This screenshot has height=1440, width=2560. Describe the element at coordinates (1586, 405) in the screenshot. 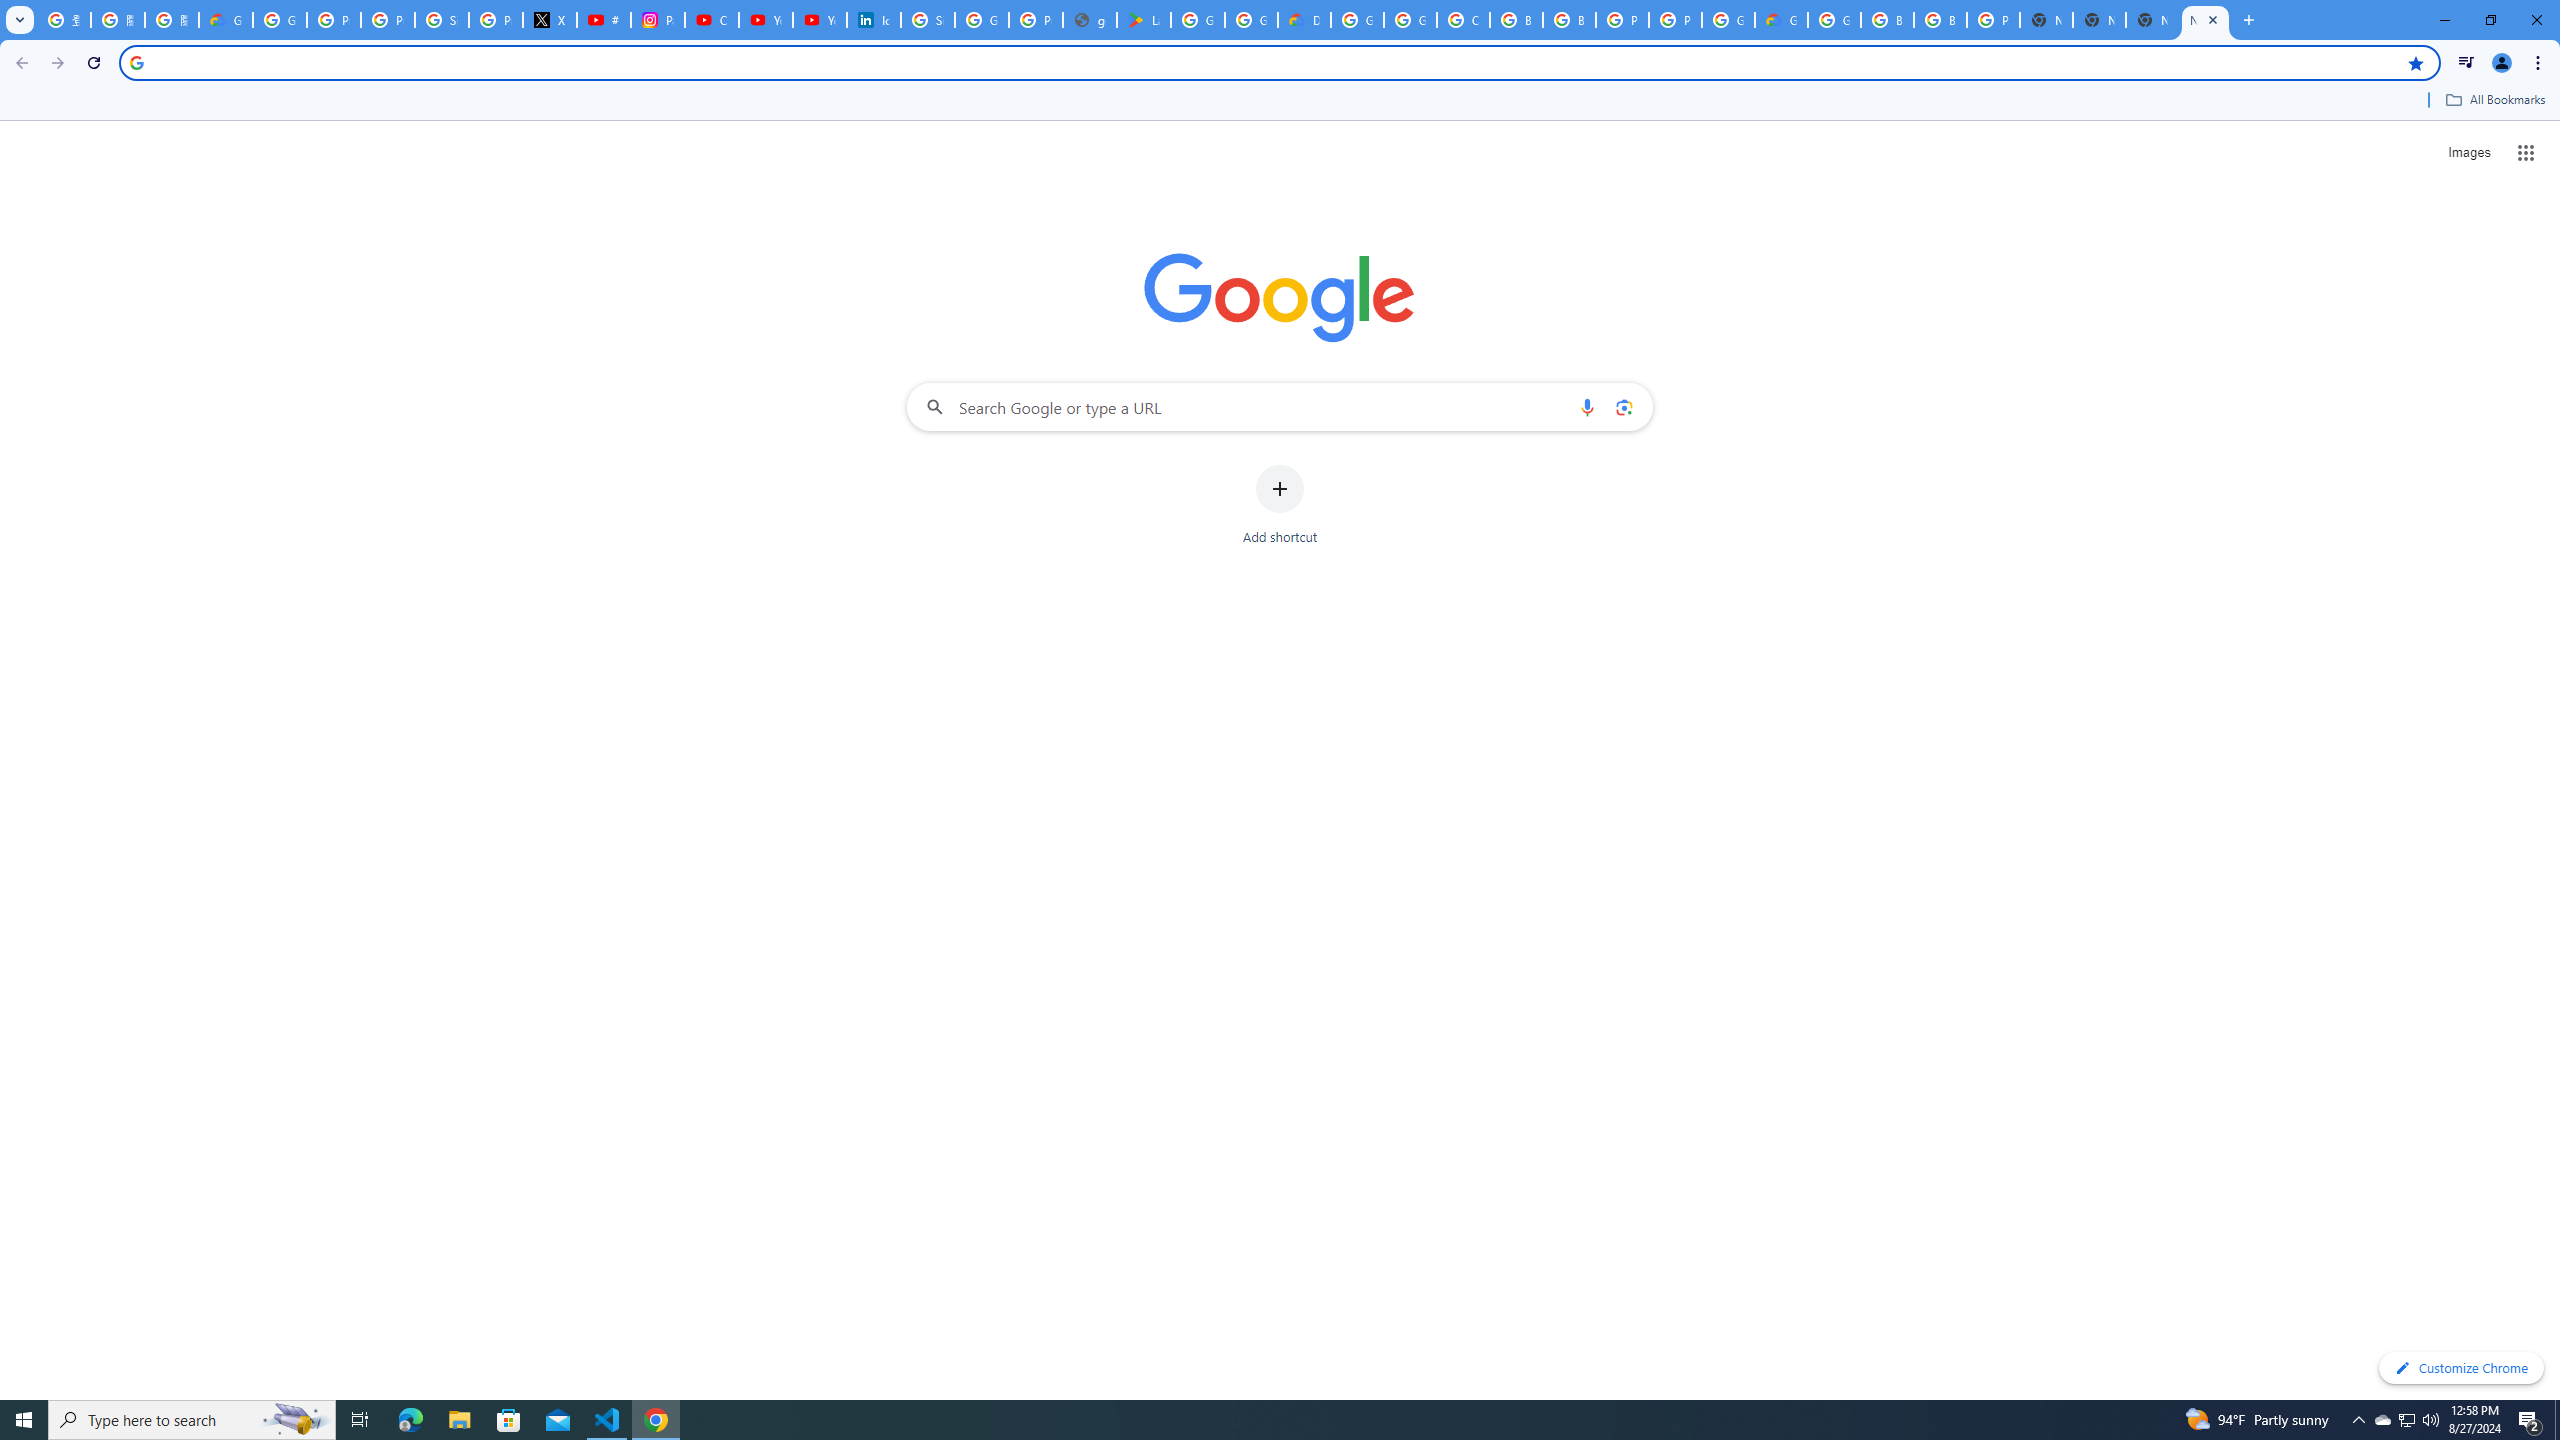

I see `'Search by voice'` at that location.